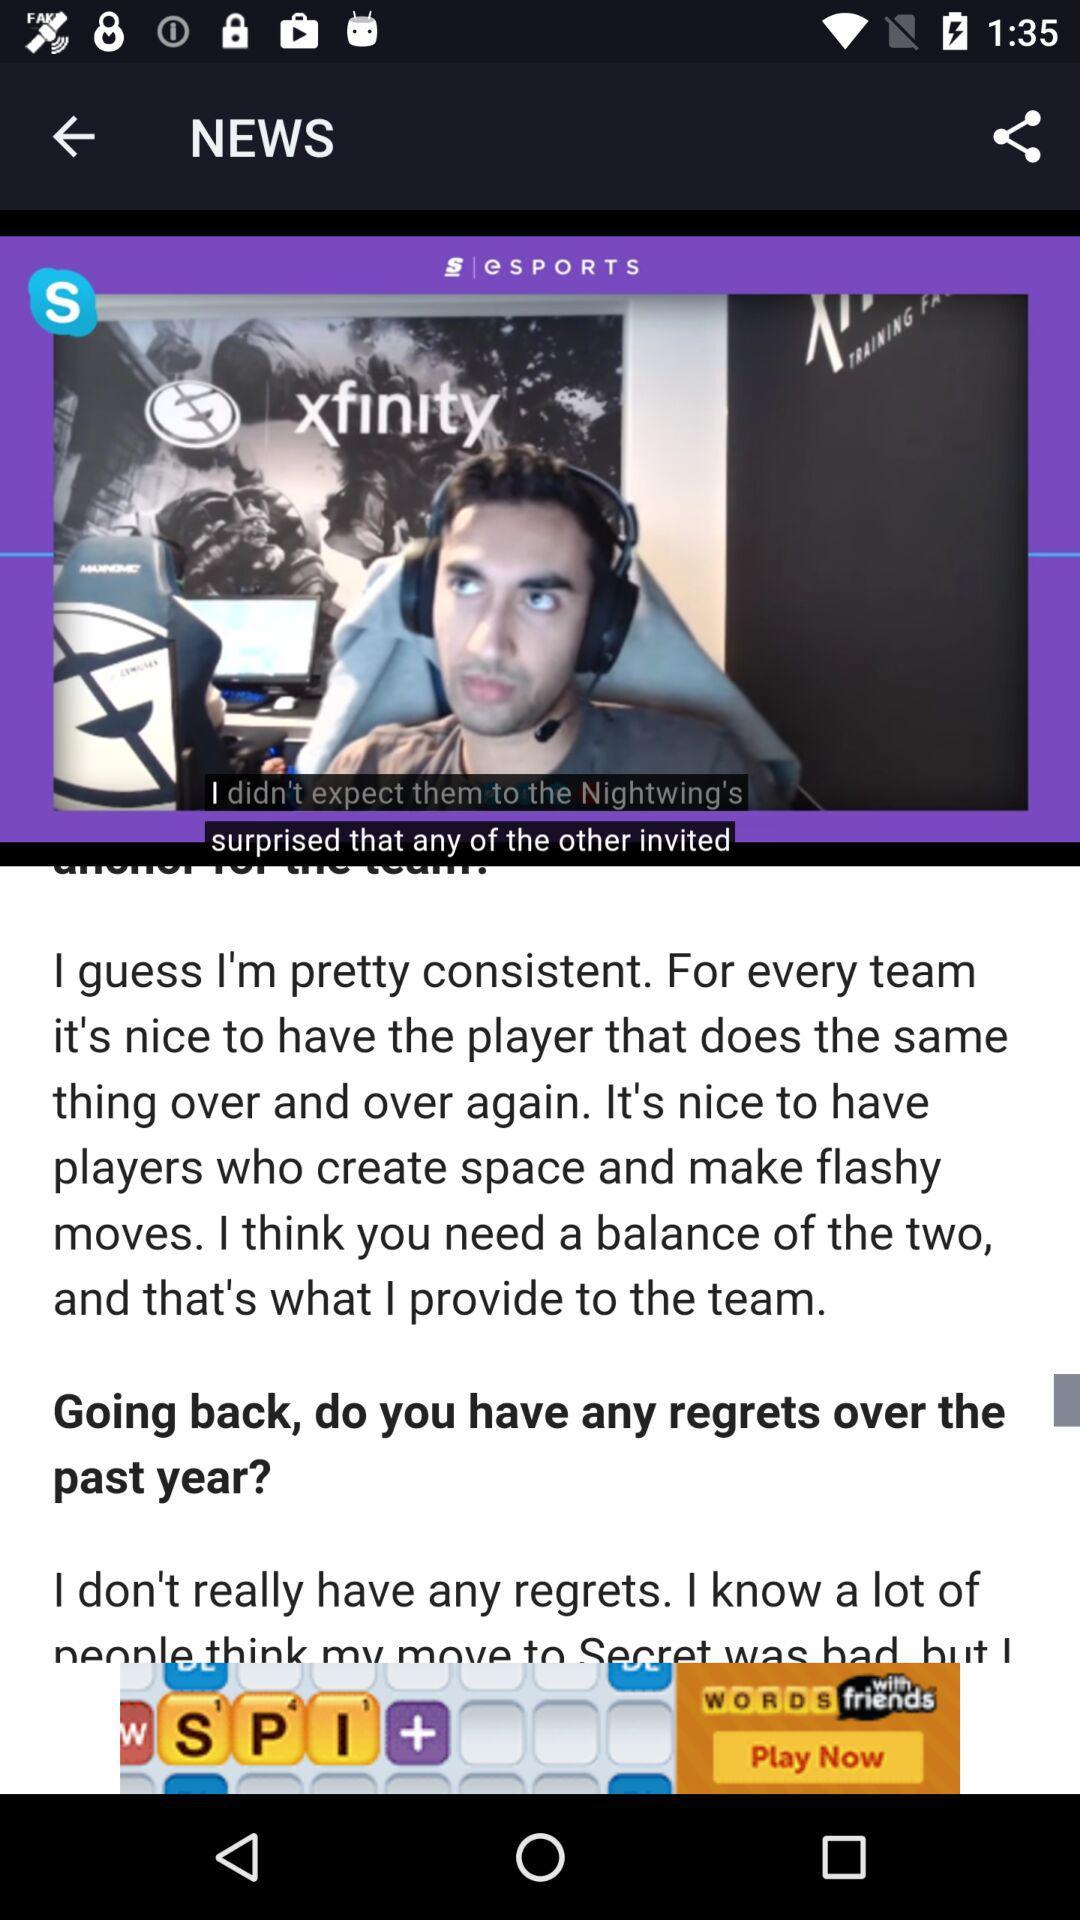 This screenshot has width=1080, height=1920. Describe the element at coordinates (540, 1727) in the screenshot. I see `news share go to previous` at that location.